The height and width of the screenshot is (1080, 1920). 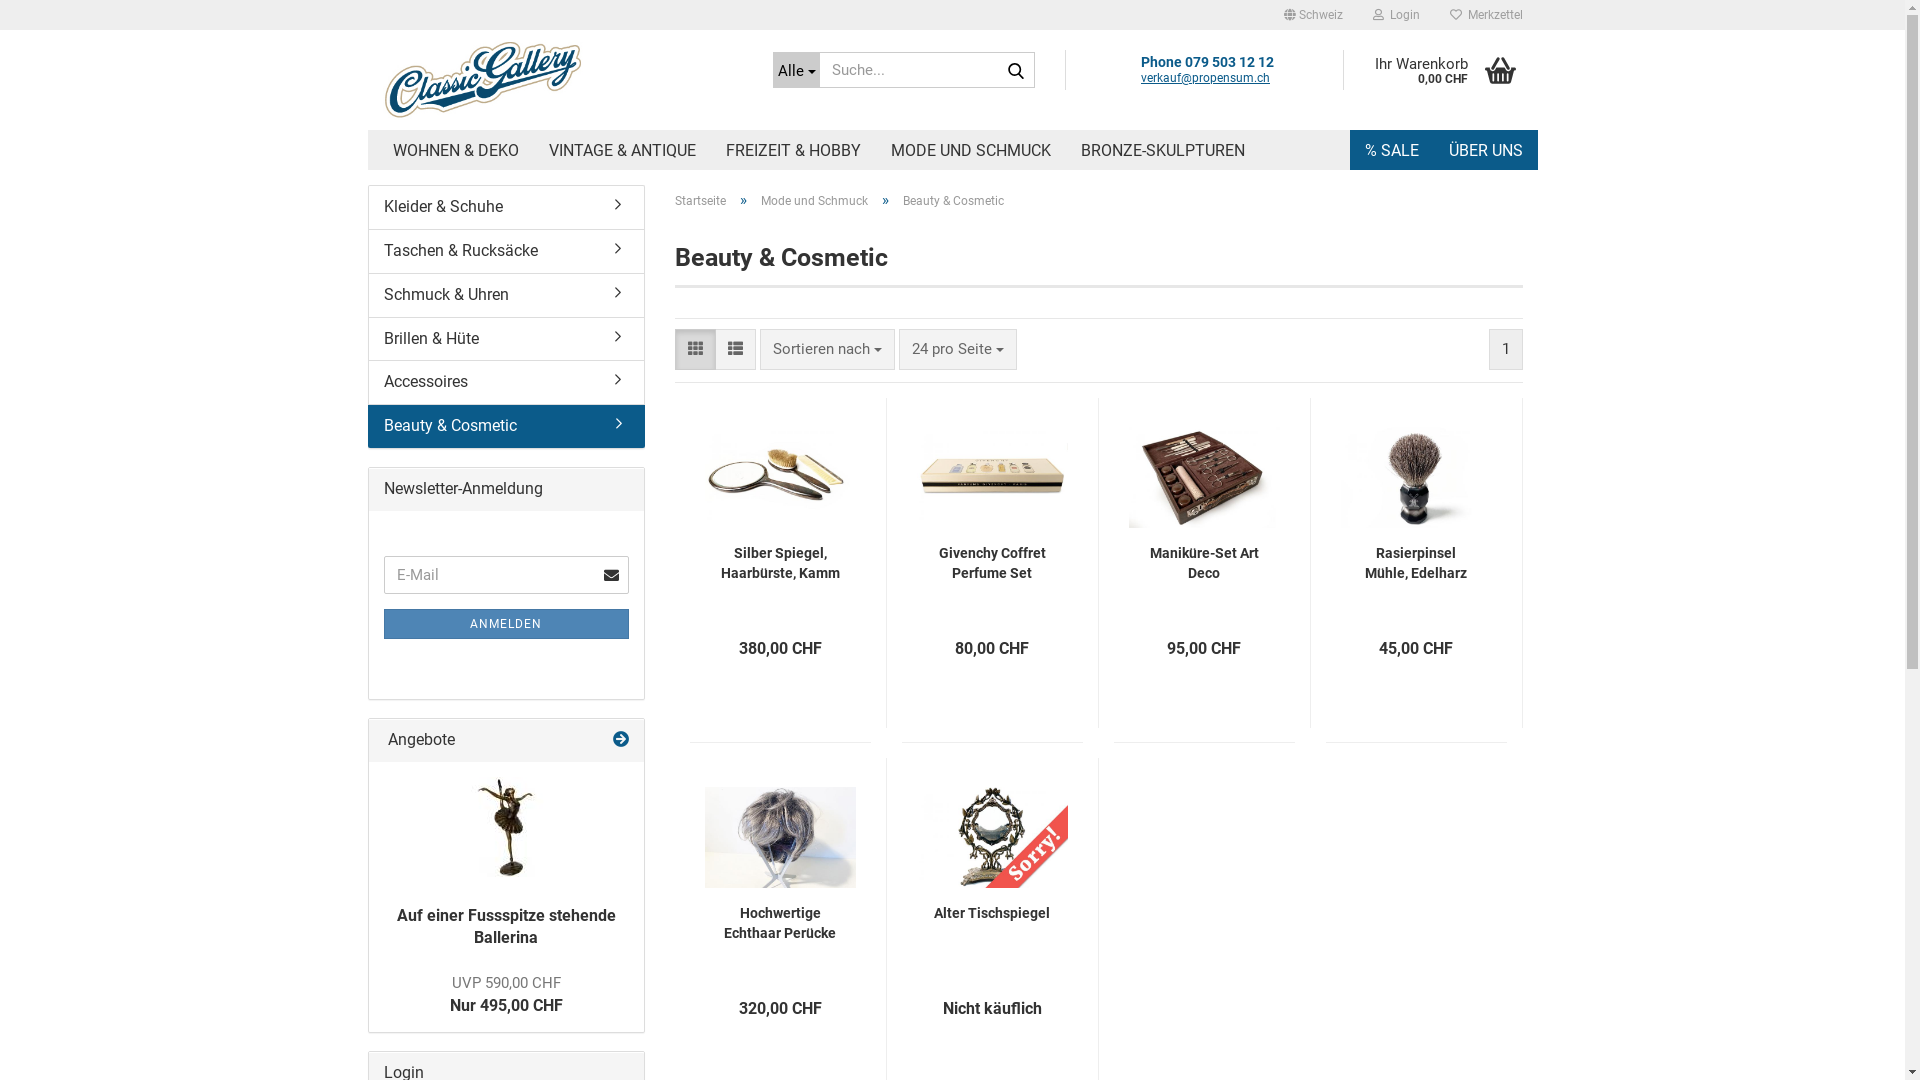 I want to click on 'Beauty & Cosmetic', so click(x=507, y=425).